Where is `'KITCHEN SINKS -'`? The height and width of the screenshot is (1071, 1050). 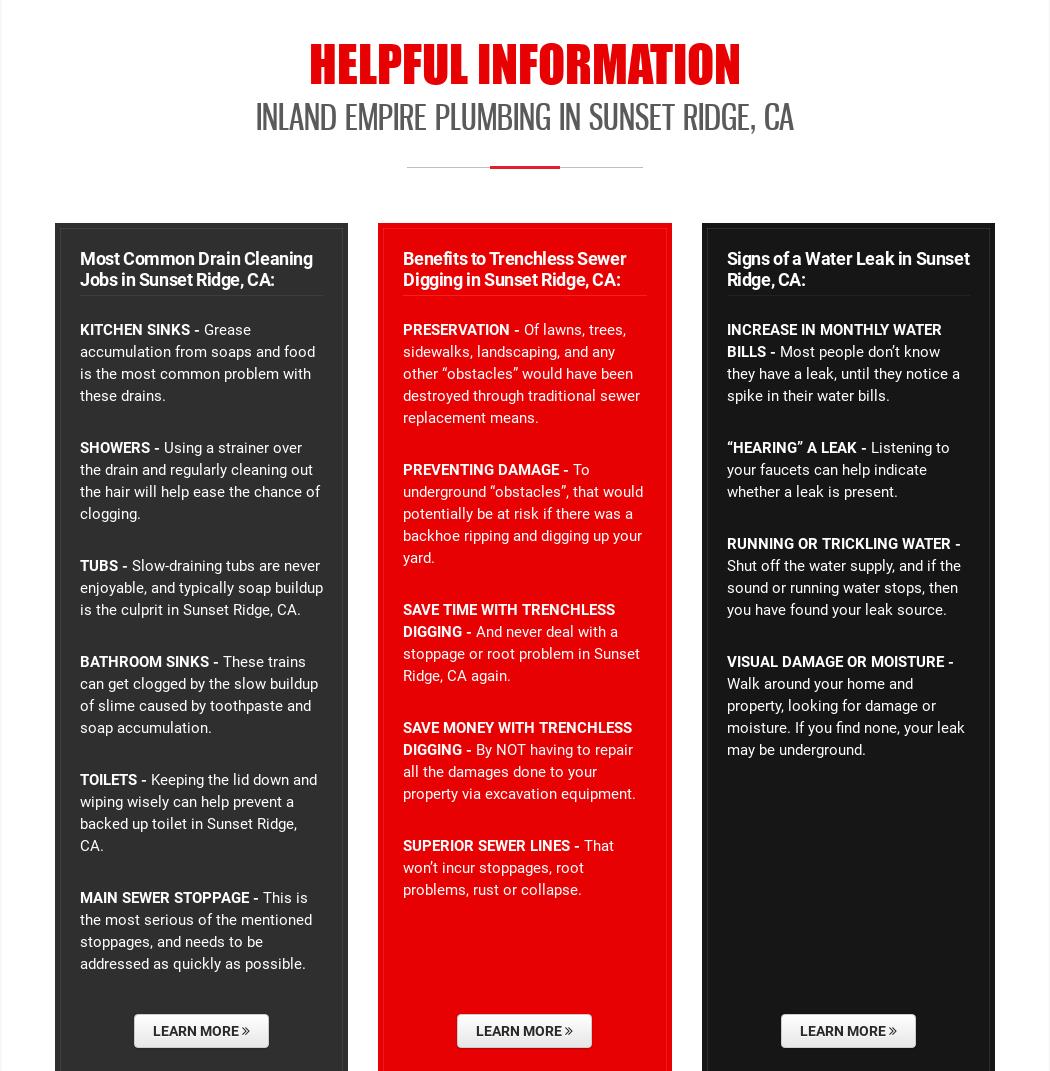 'KITCHEN SINKS -' is located at coordinates (138, 328).